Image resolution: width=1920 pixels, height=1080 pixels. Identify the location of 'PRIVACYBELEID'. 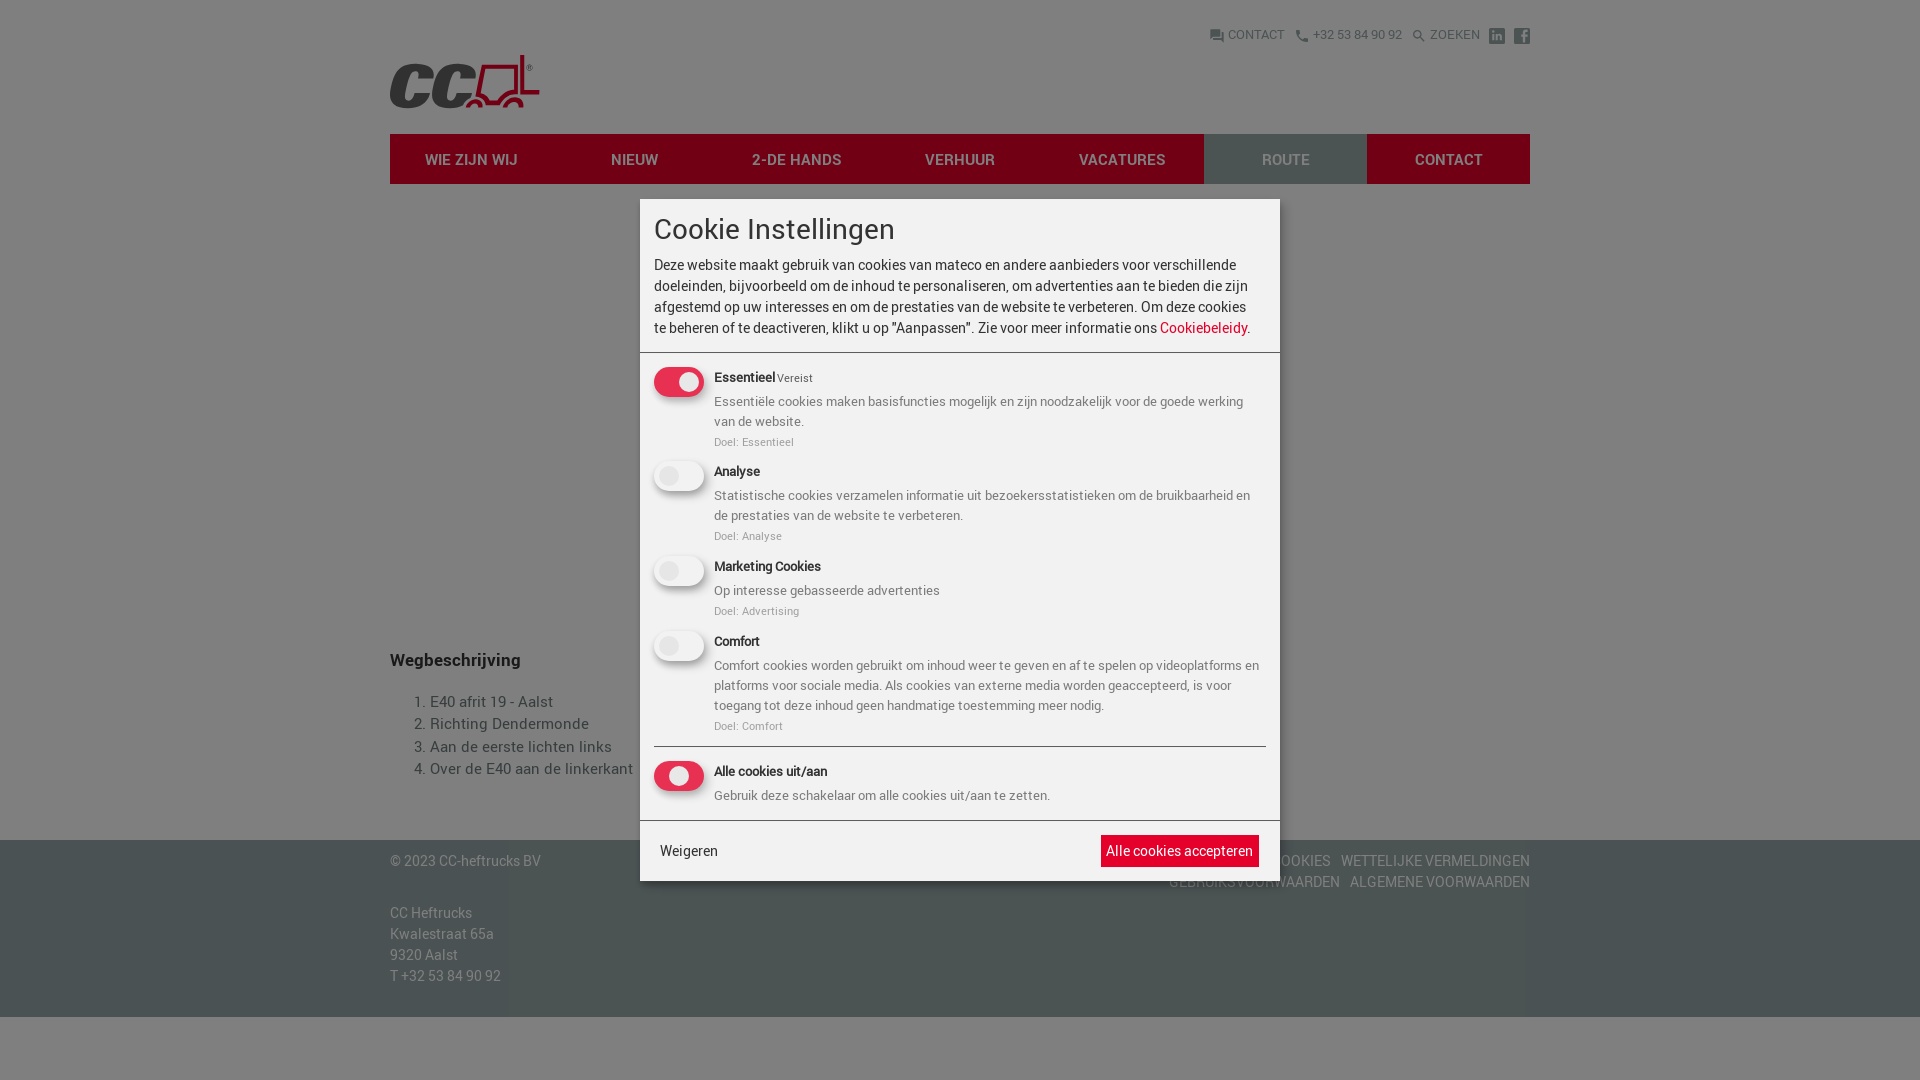
(1209, 858).